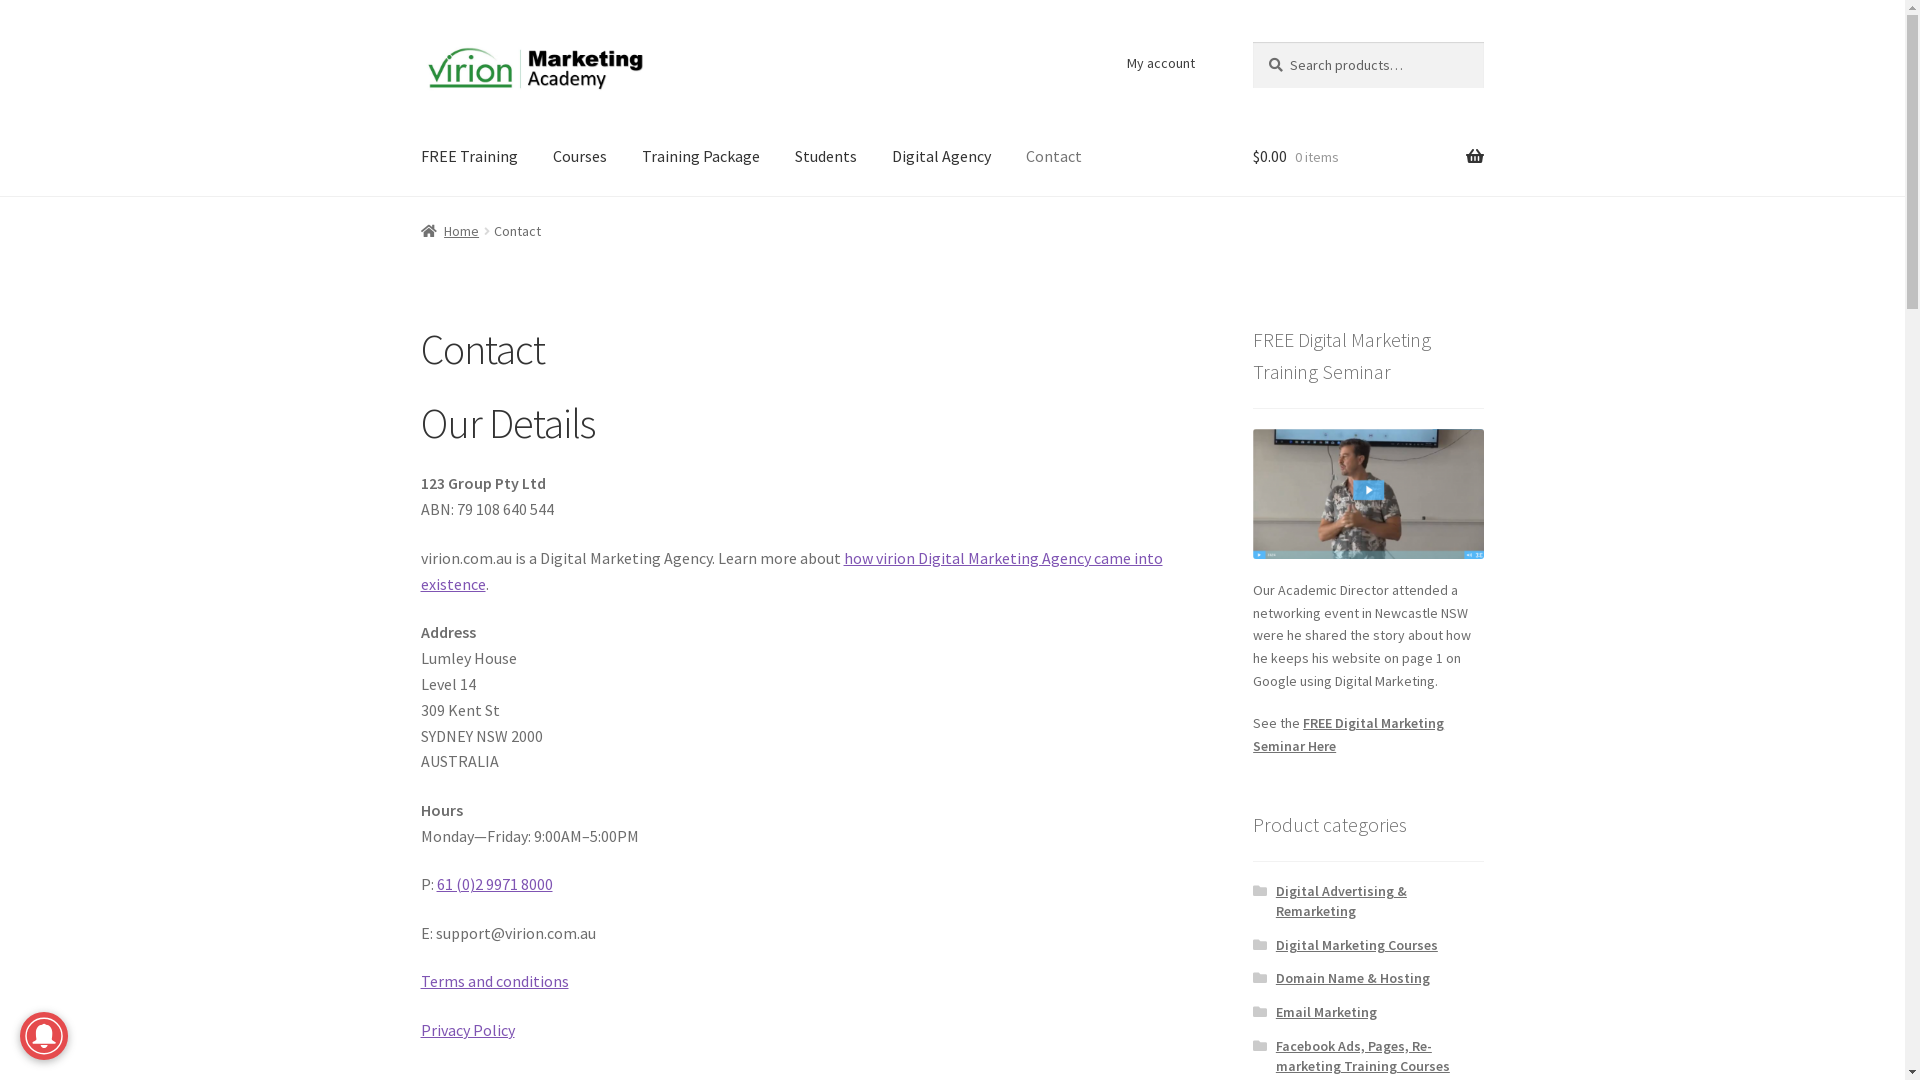  I want to click on 'Training Package', so click(700, 156).